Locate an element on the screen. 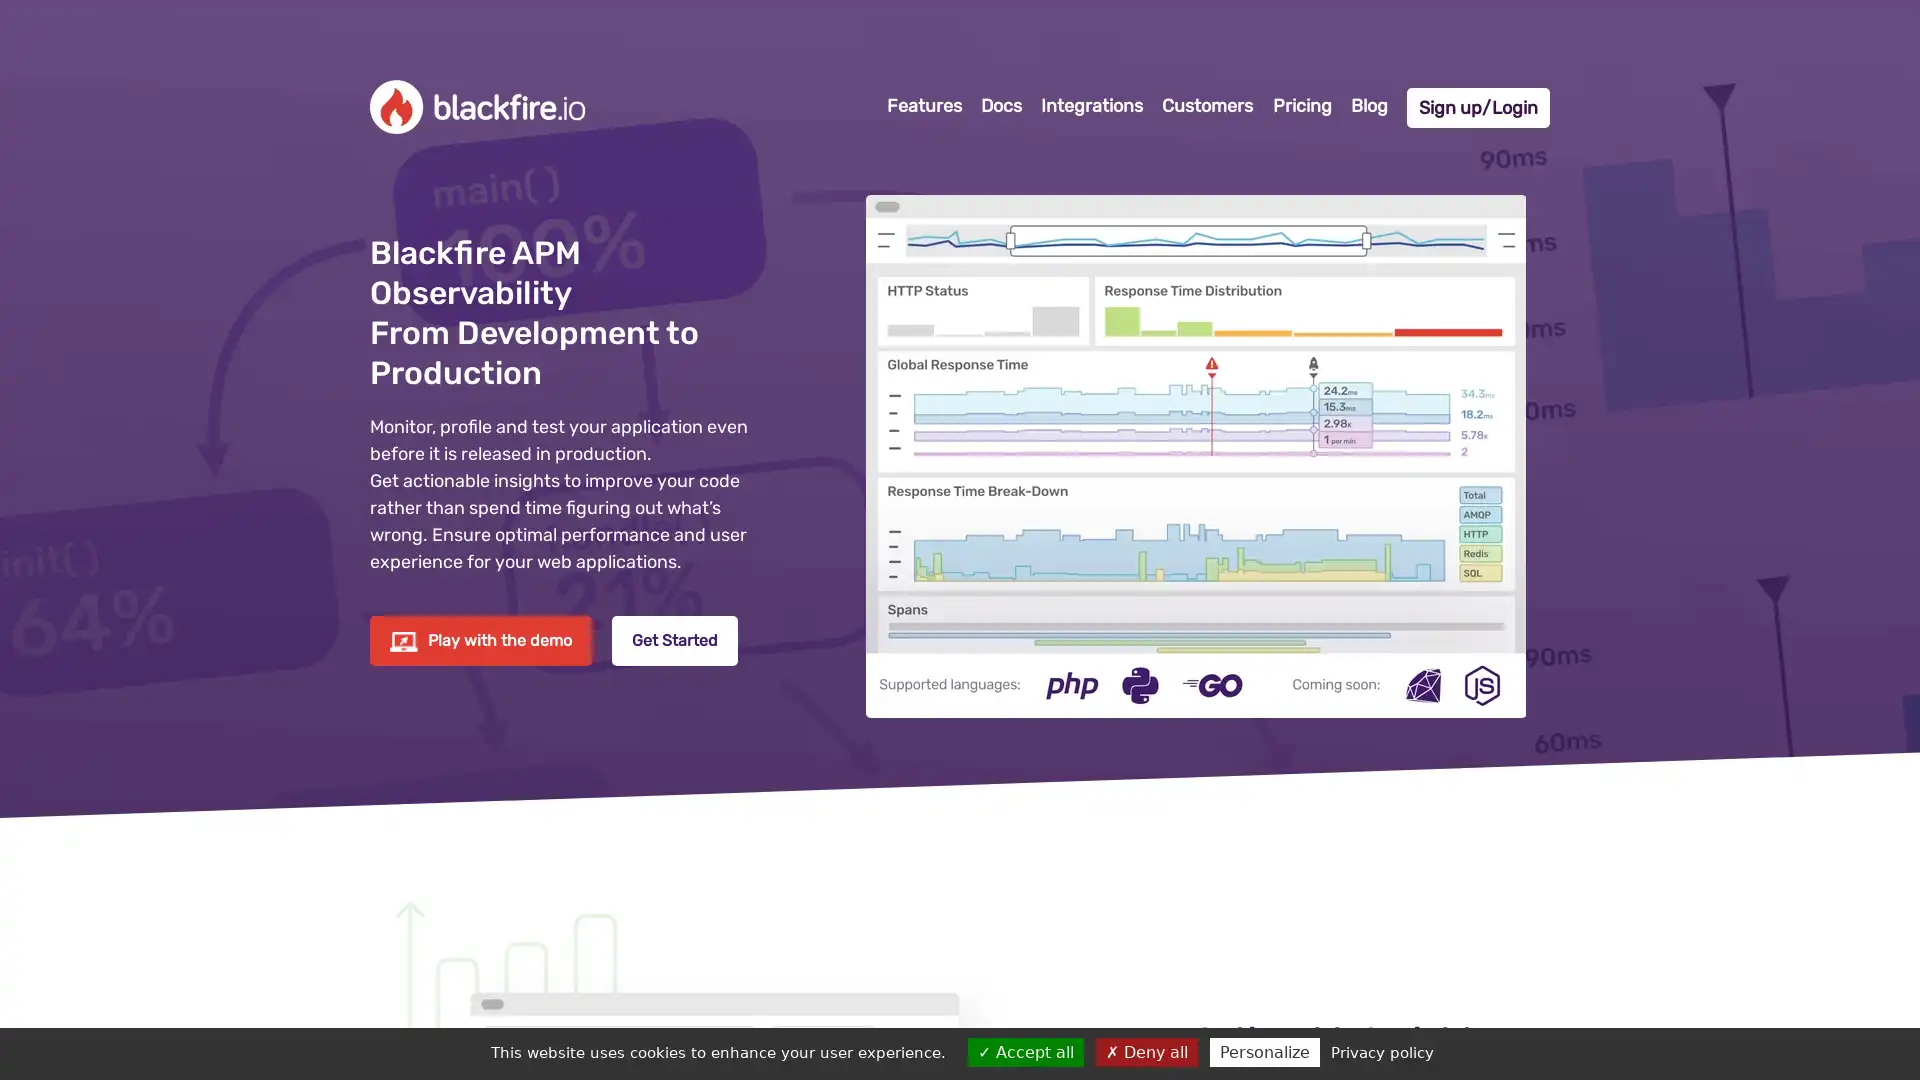 The image size is (1920, 1080). Personalize (modal window) is located at coordinates (1262, 1051).